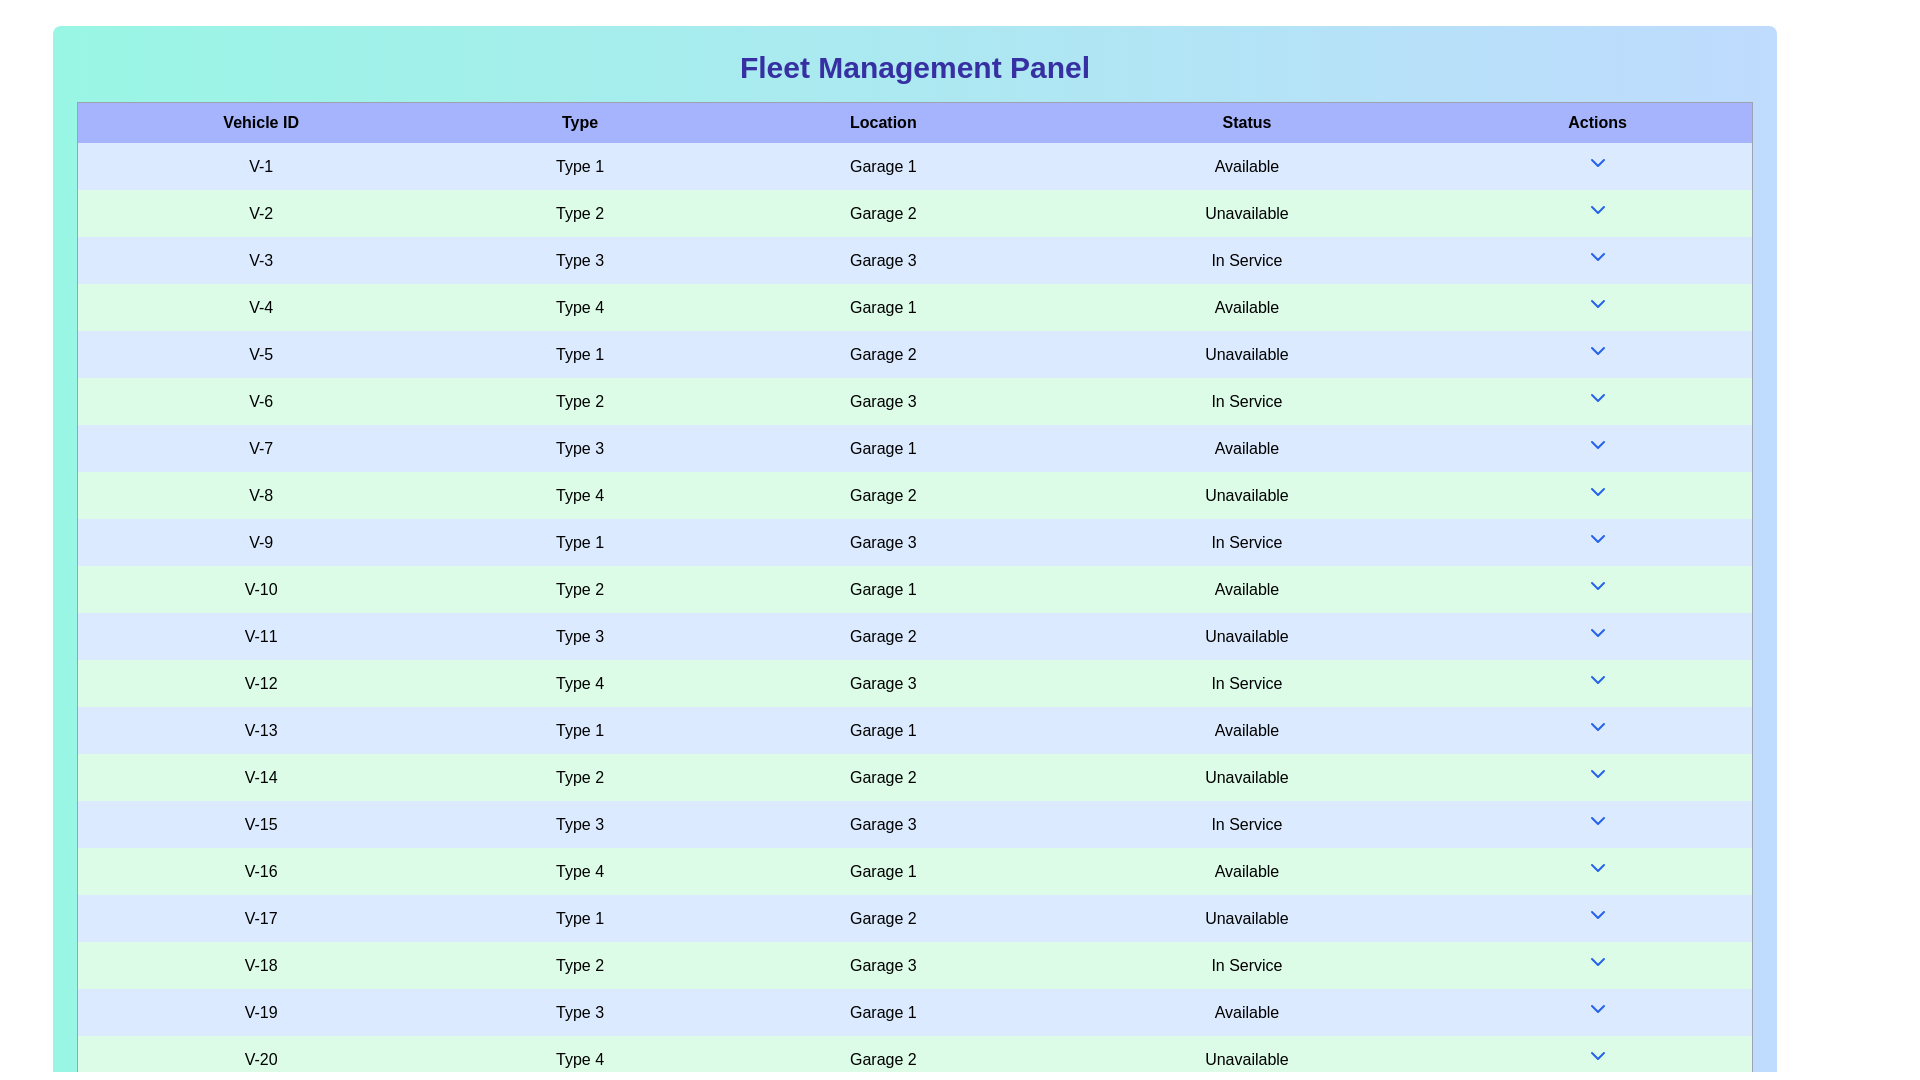 This screenshot has height=1080, width=1920. Describe the element at coordinates (258, 122) in the screenshot. I see `the column header 'Vehicle ID' to sort the table by that column` at that location.